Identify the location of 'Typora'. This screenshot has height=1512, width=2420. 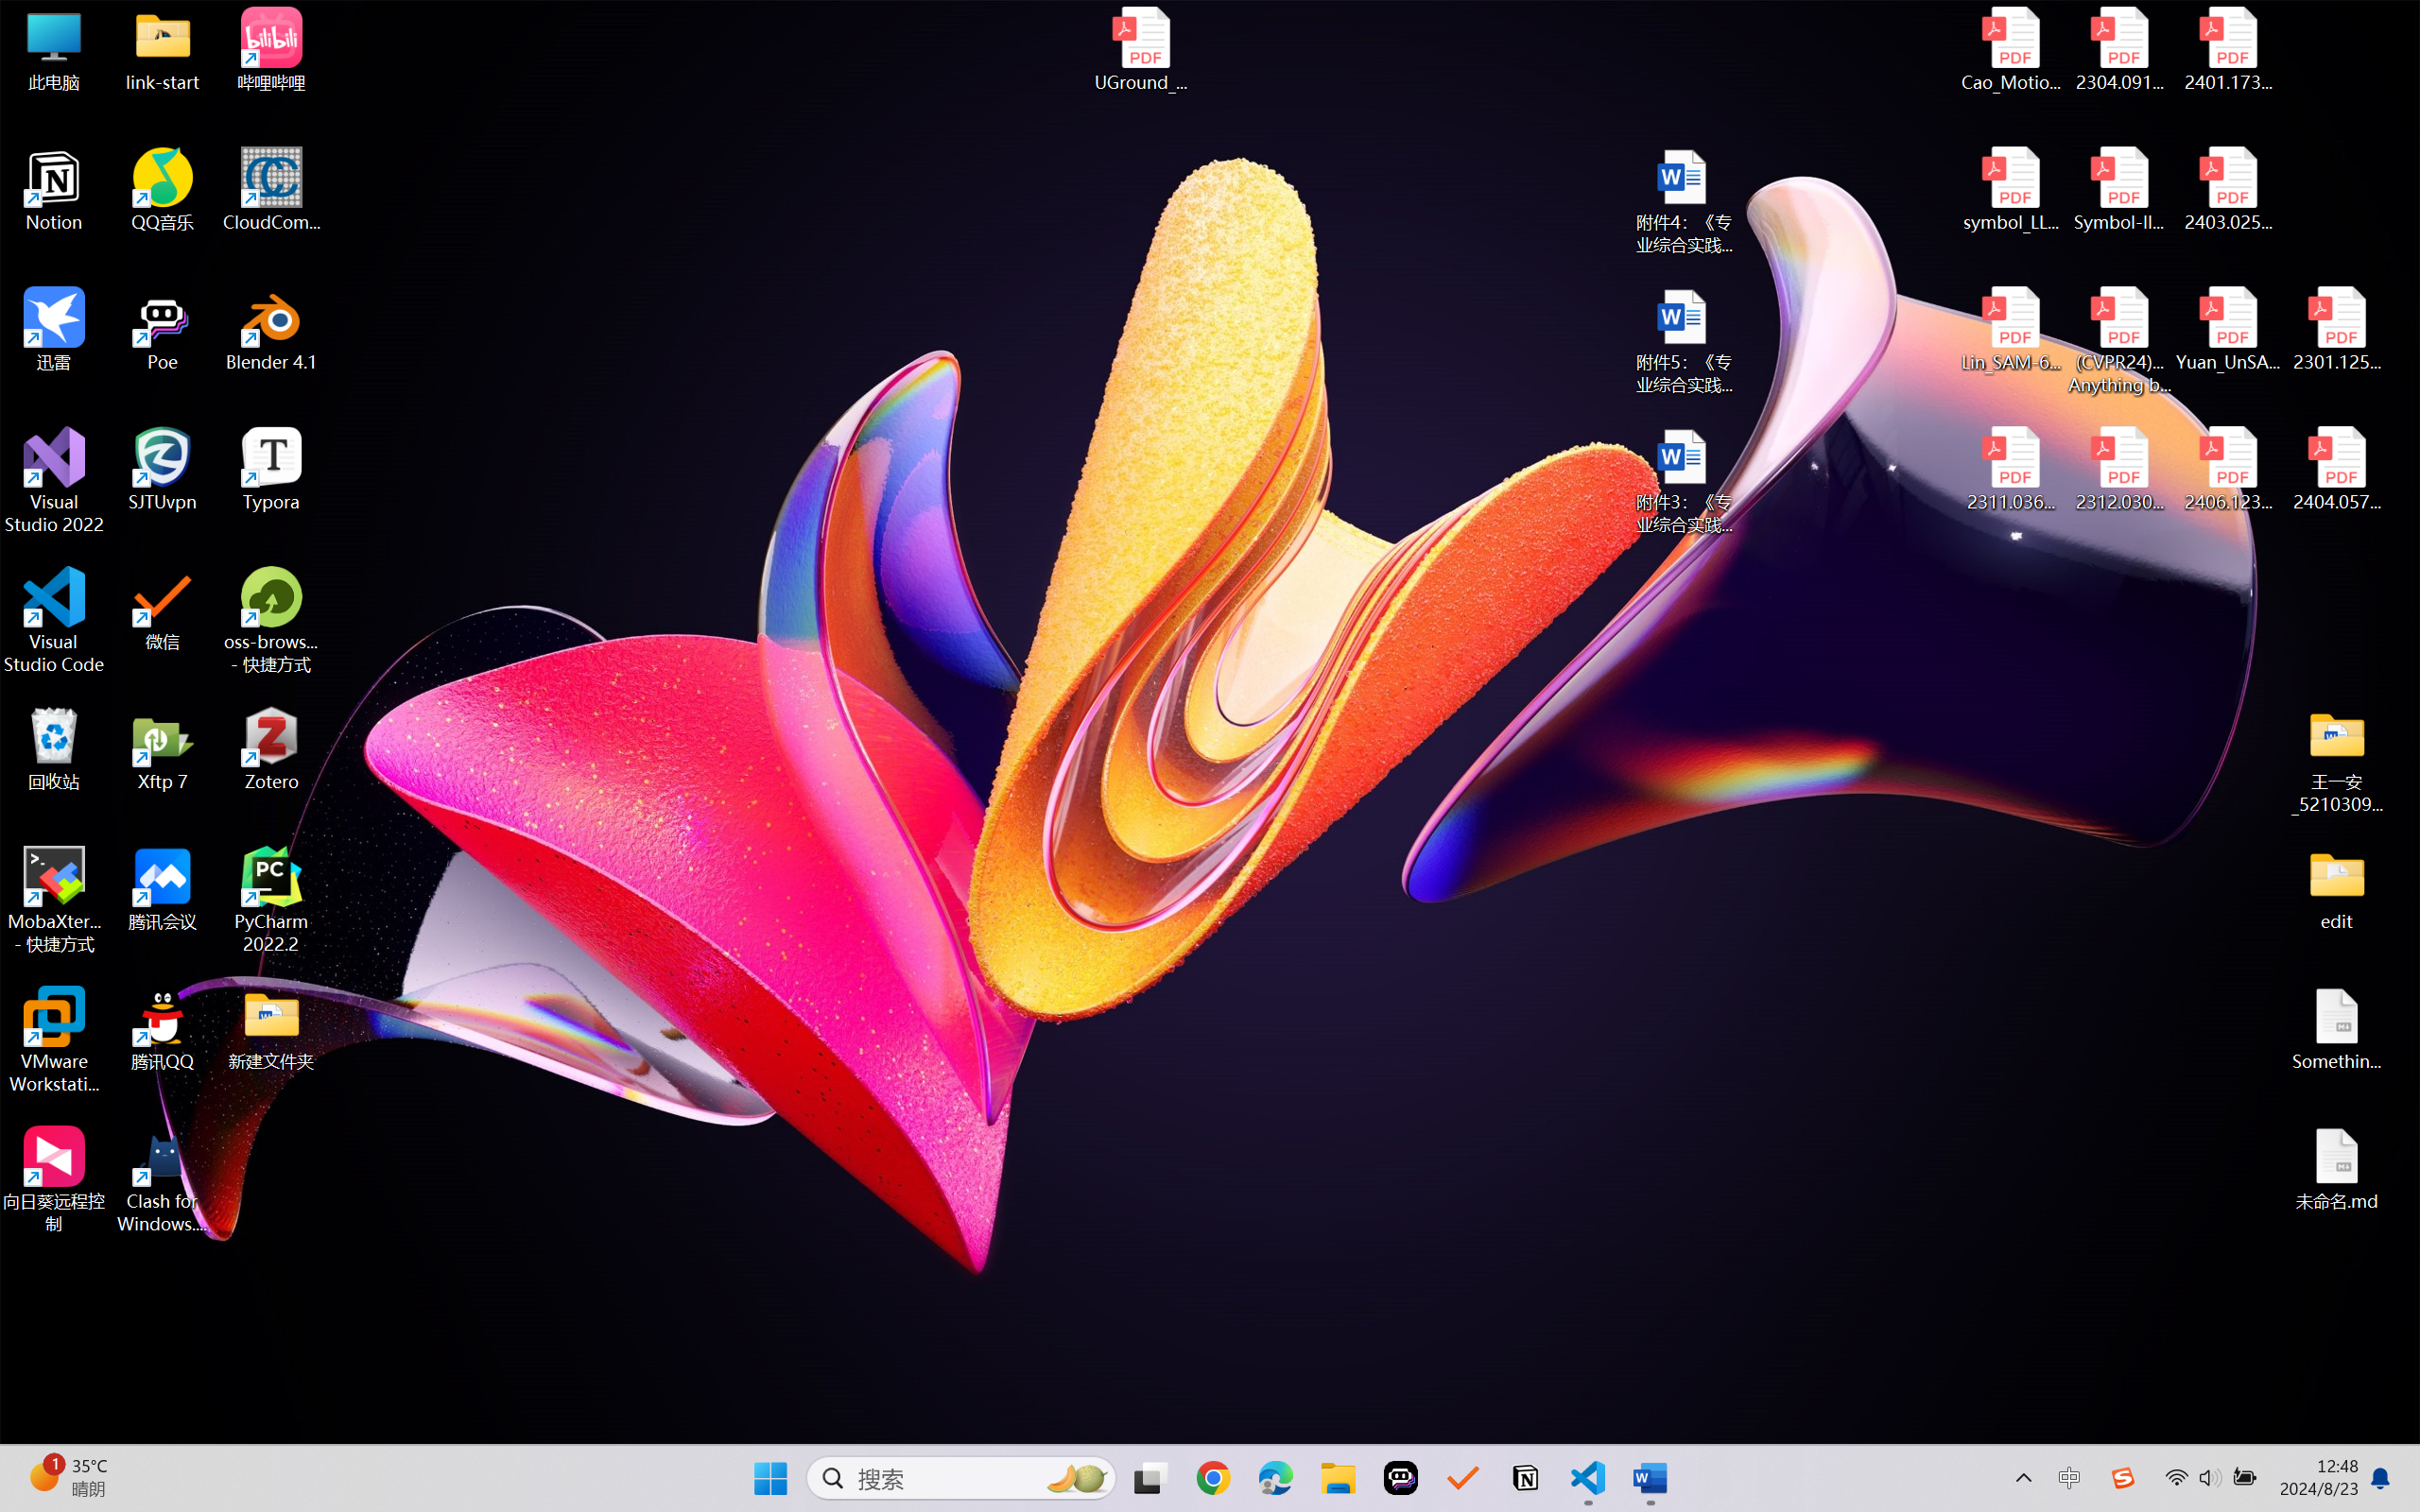
(271, 469).